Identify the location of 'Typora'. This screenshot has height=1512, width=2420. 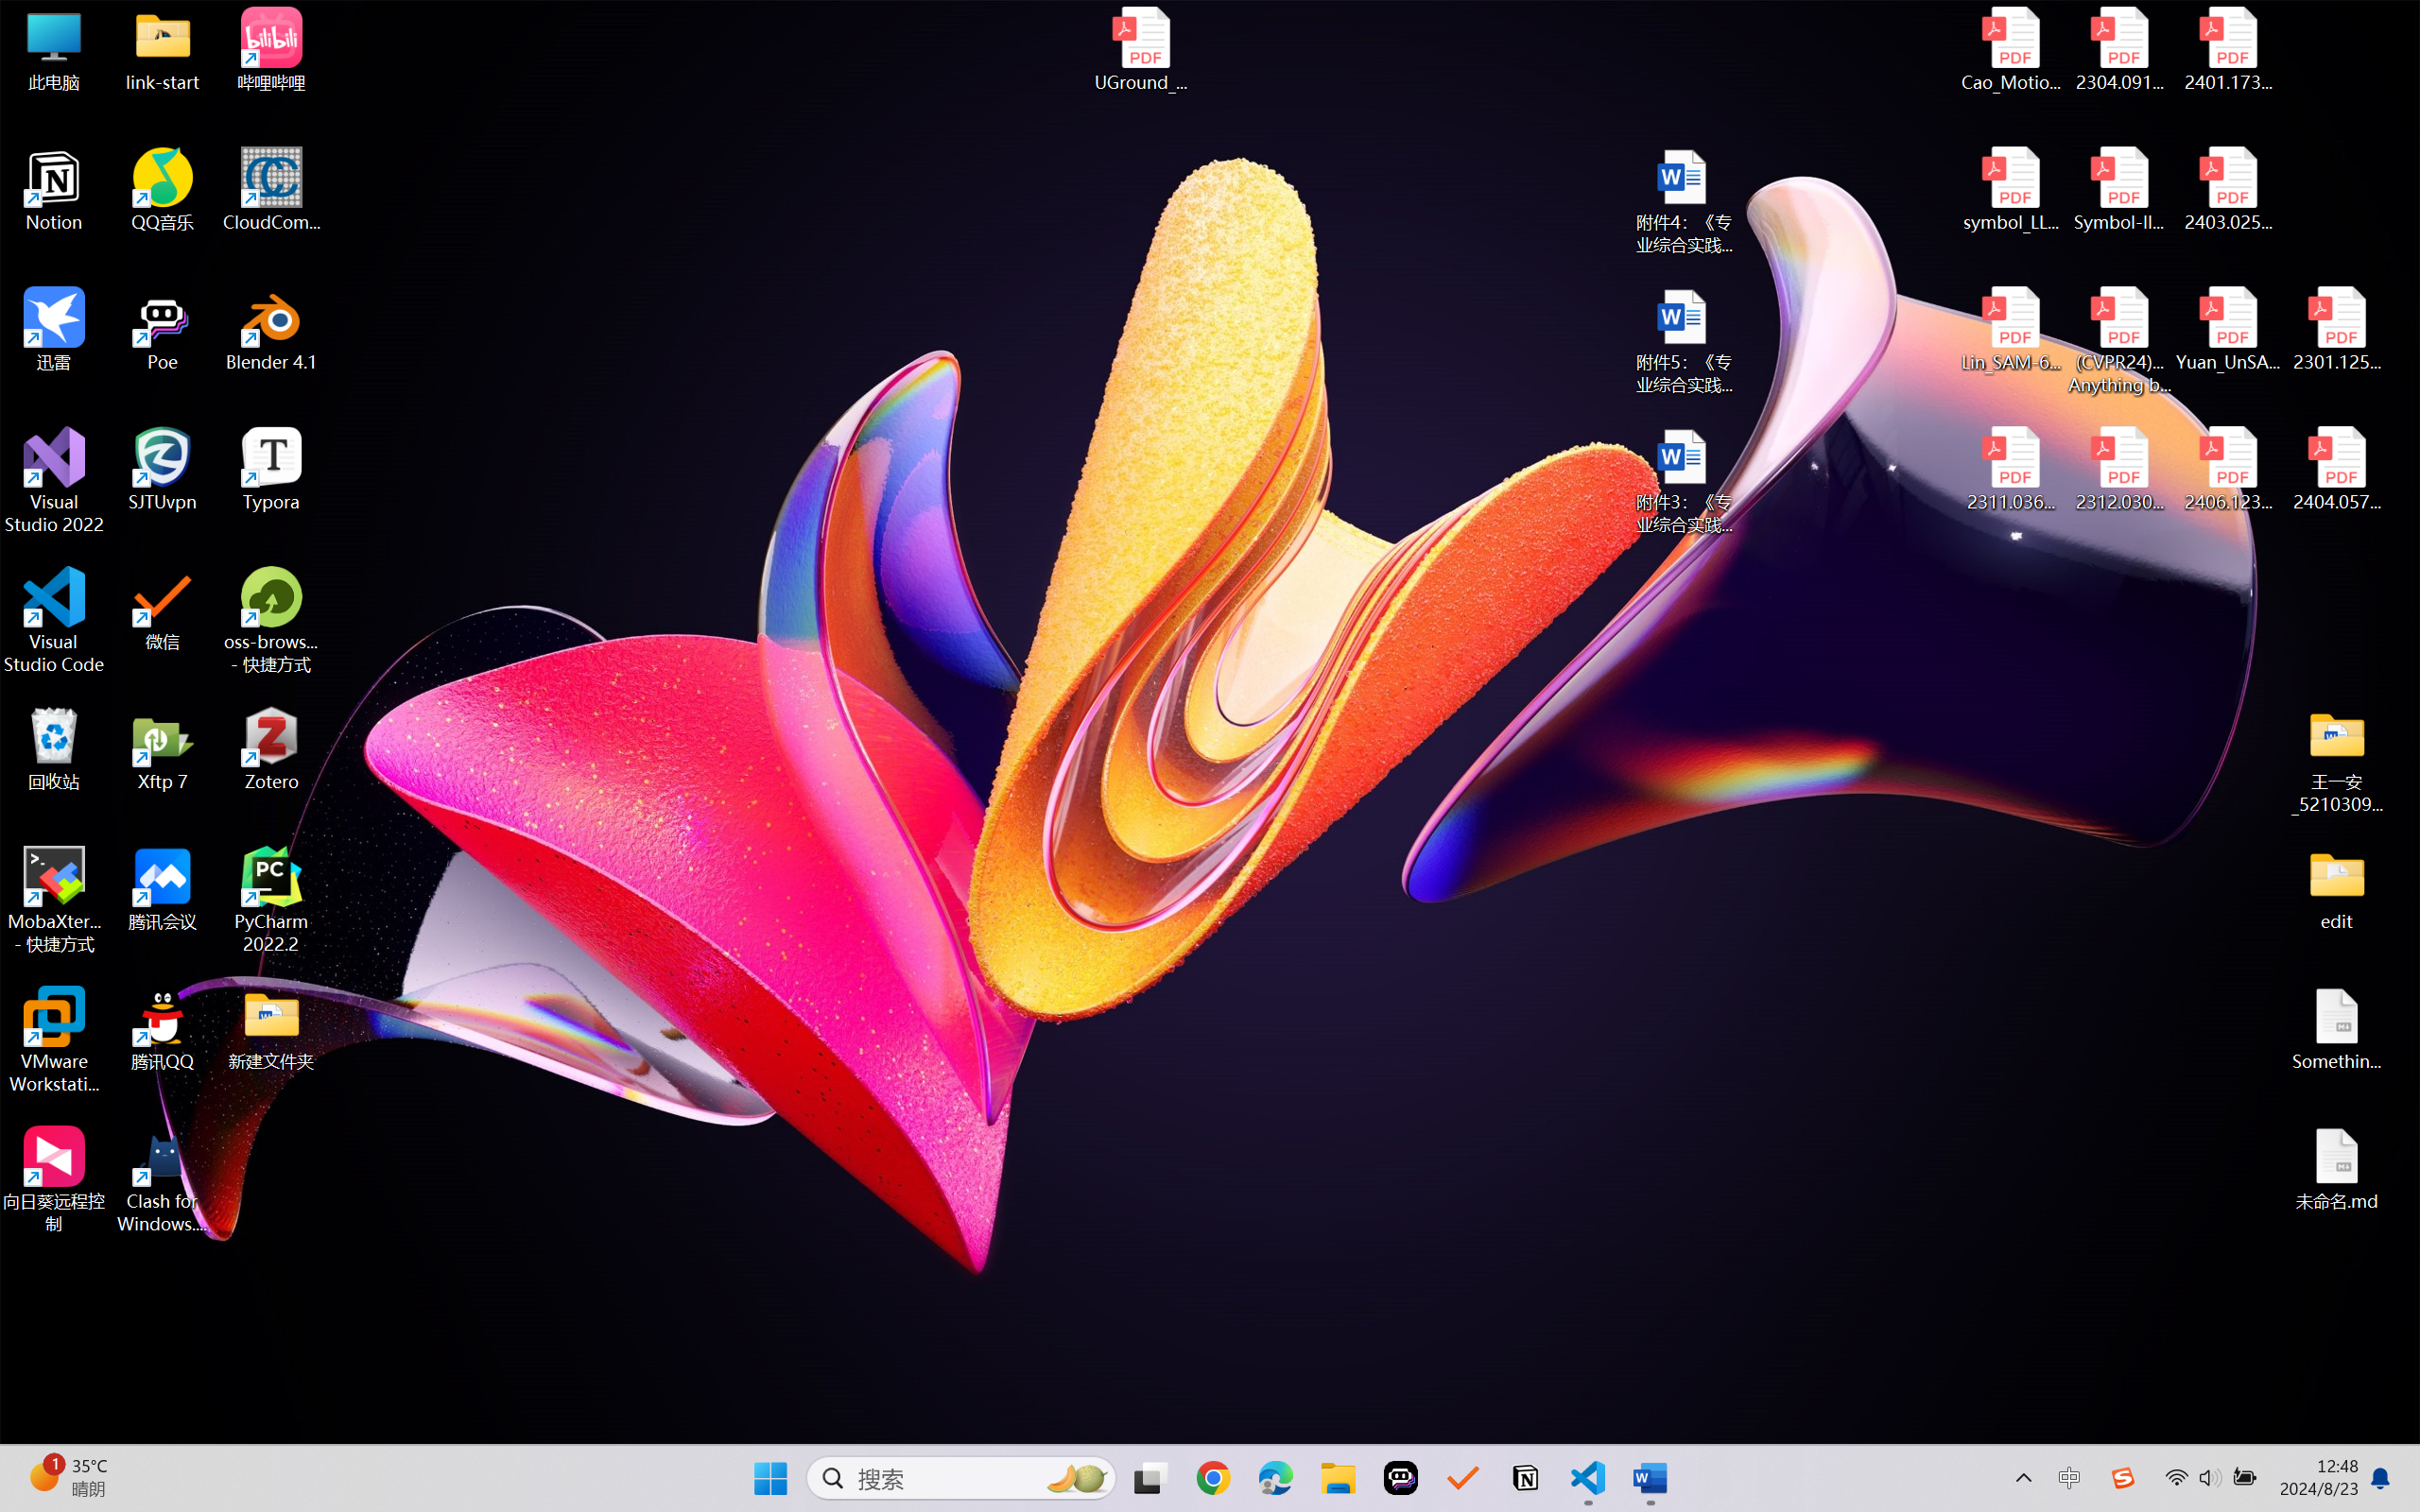
(271, 469).